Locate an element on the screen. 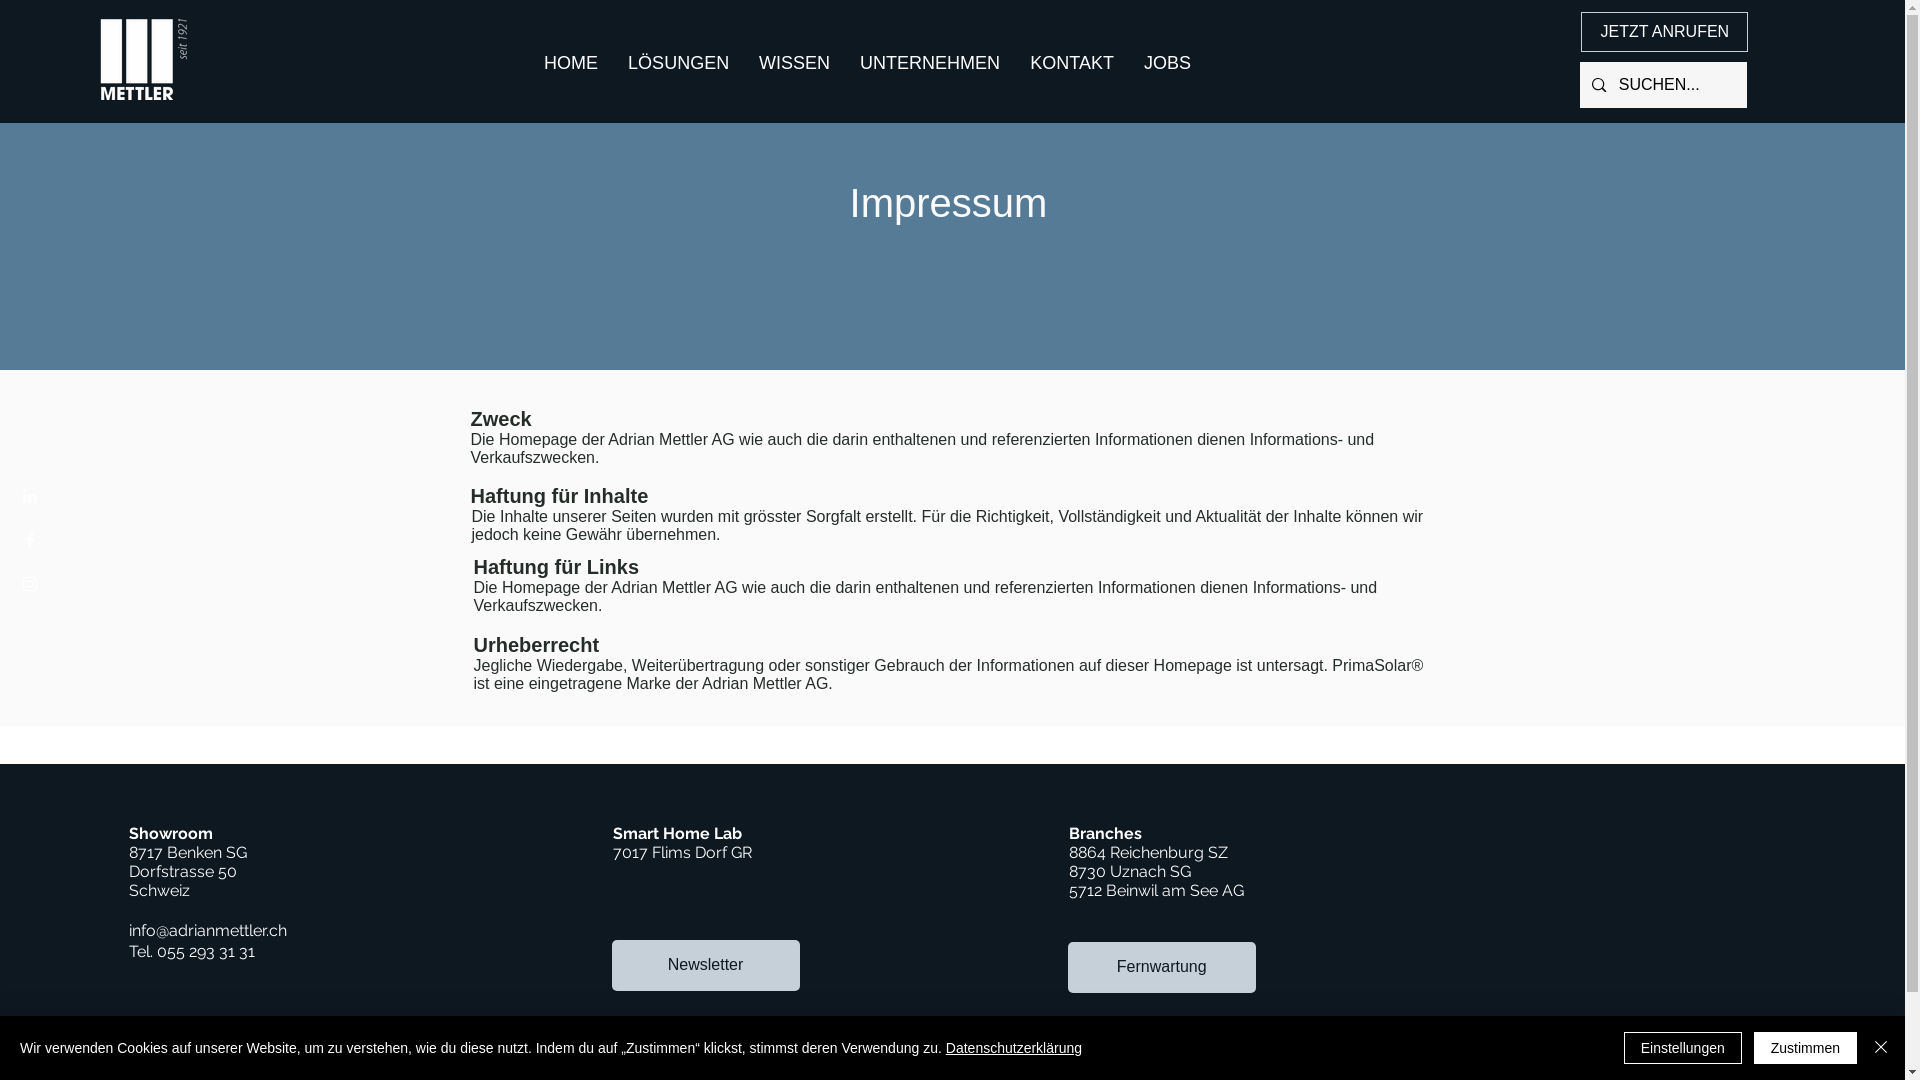 Image resolution: width=1920 pixels, height=1080 pixels. 'Newsletter' is located at coordinates (705, 964).